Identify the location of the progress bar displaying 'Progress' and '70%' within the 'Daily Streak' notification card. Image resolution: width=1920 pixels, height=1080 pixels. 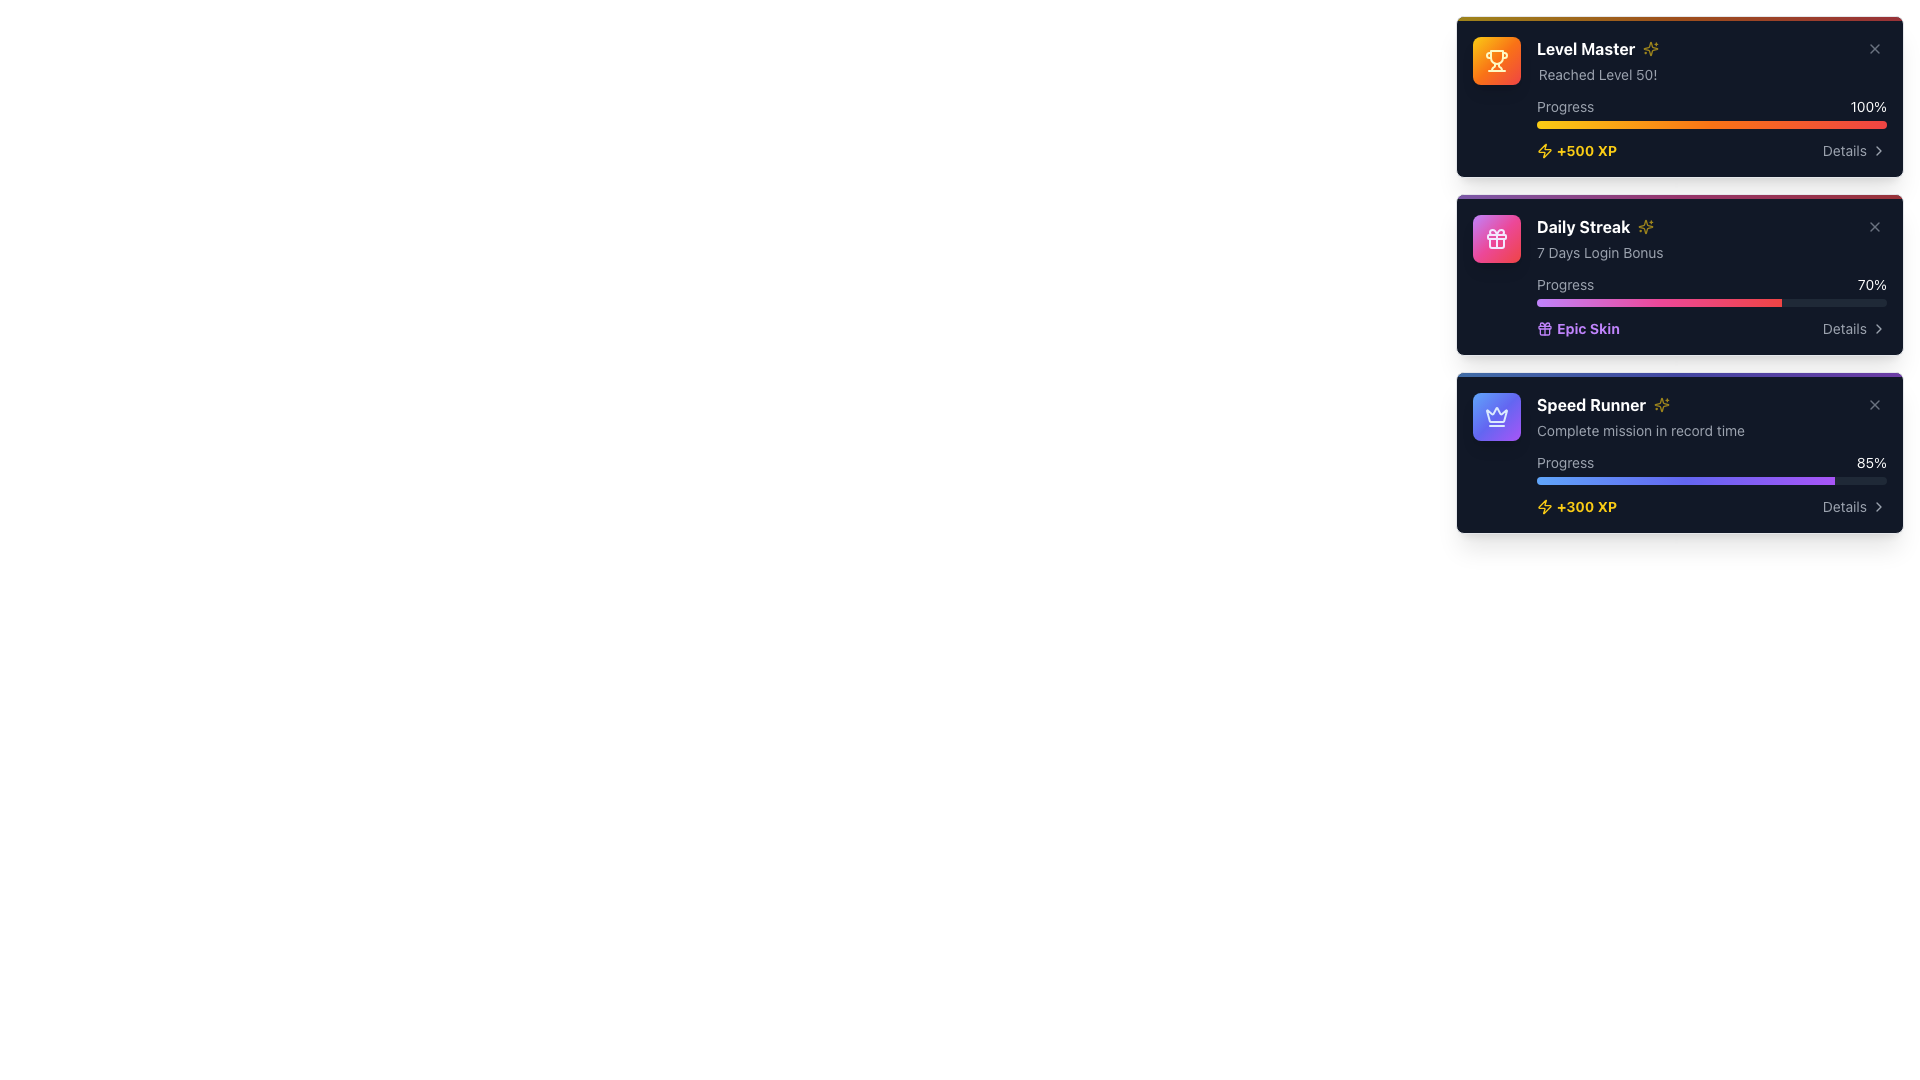
(1711, 290).